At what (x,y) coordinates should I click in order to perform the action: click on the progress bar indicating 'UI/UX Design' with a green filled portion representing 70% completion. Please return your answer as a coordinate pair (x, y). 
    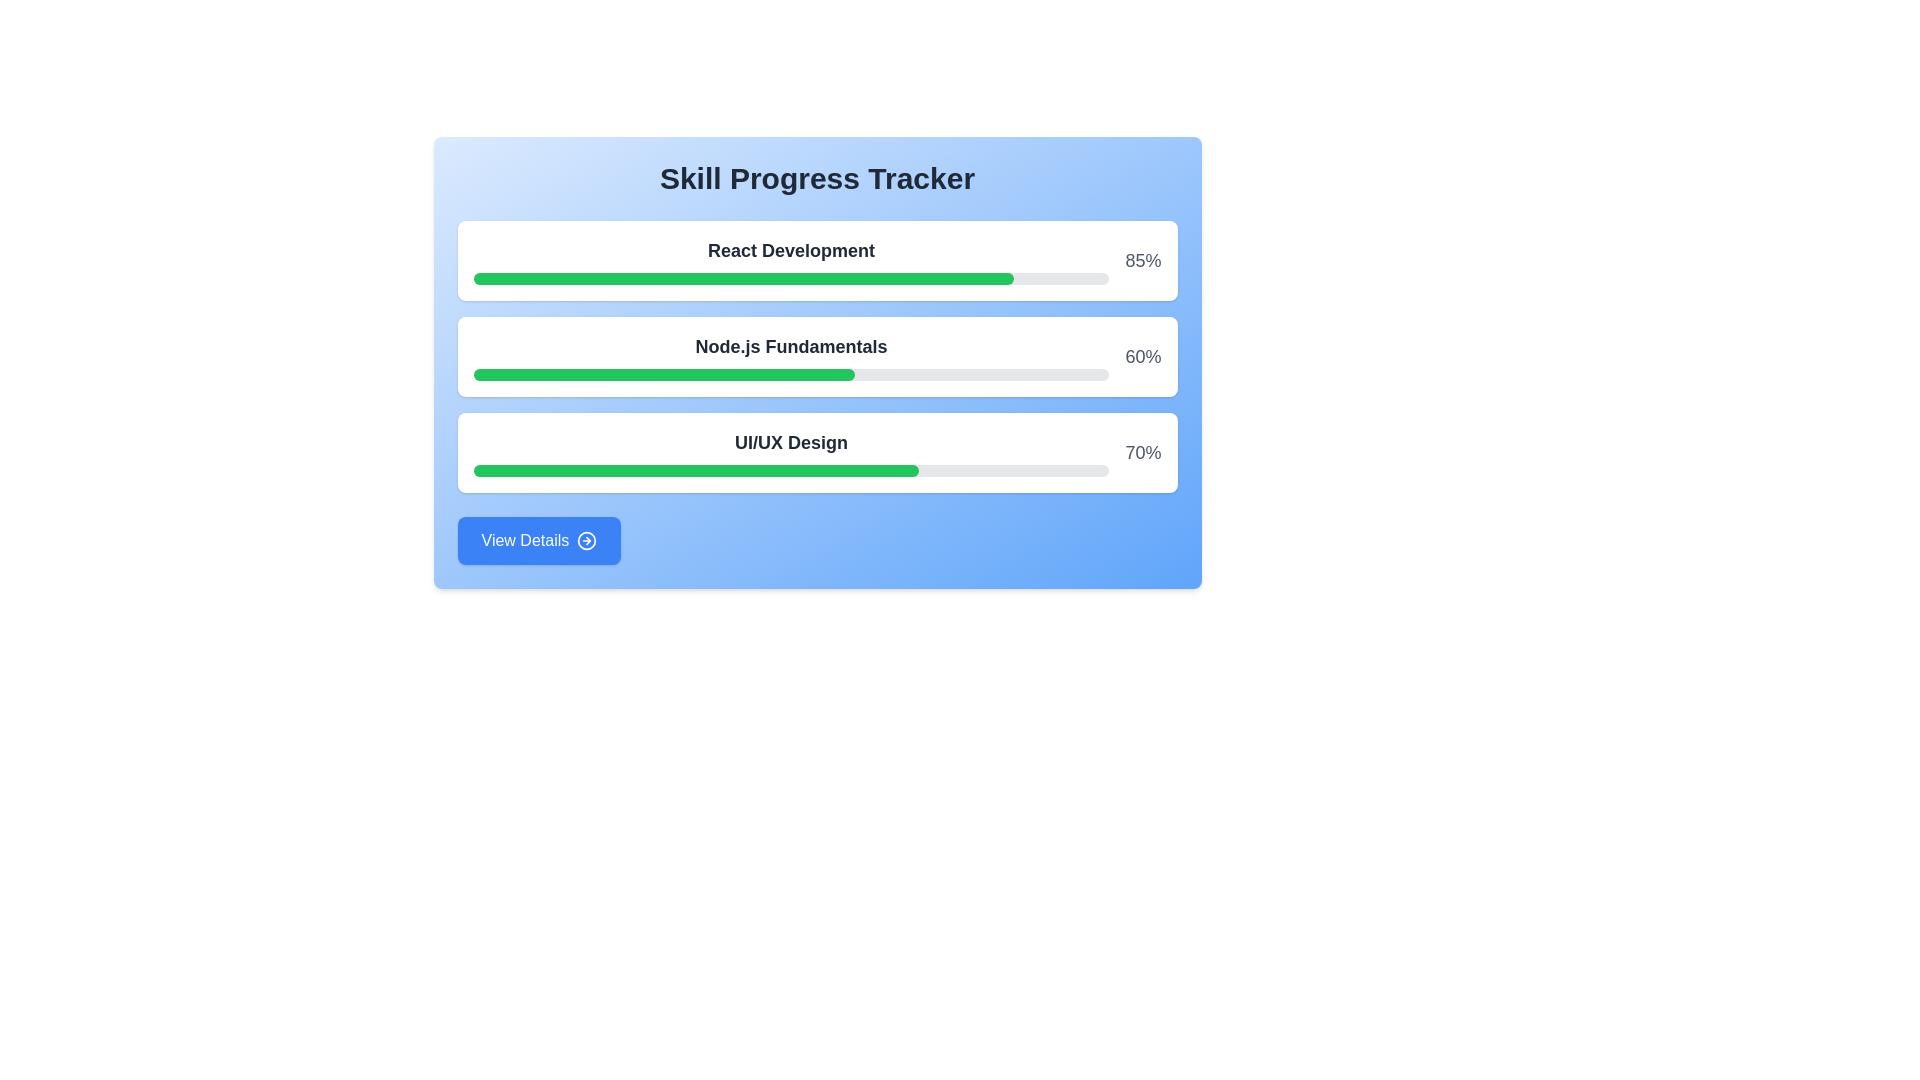
    Looking at the image, I should click on (790, 470).